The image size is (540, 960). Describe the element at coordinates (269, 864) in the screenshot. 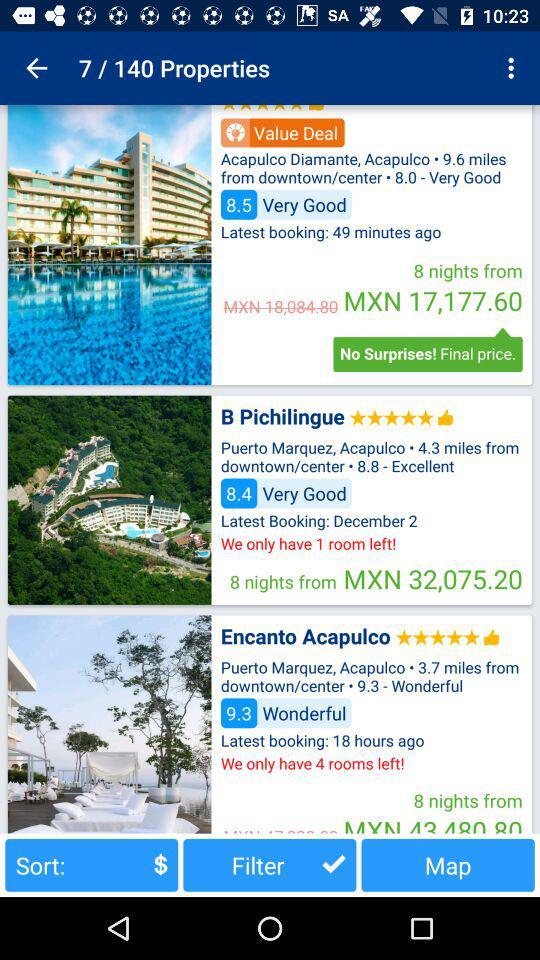

I see `item next to sort:  button` at that location.